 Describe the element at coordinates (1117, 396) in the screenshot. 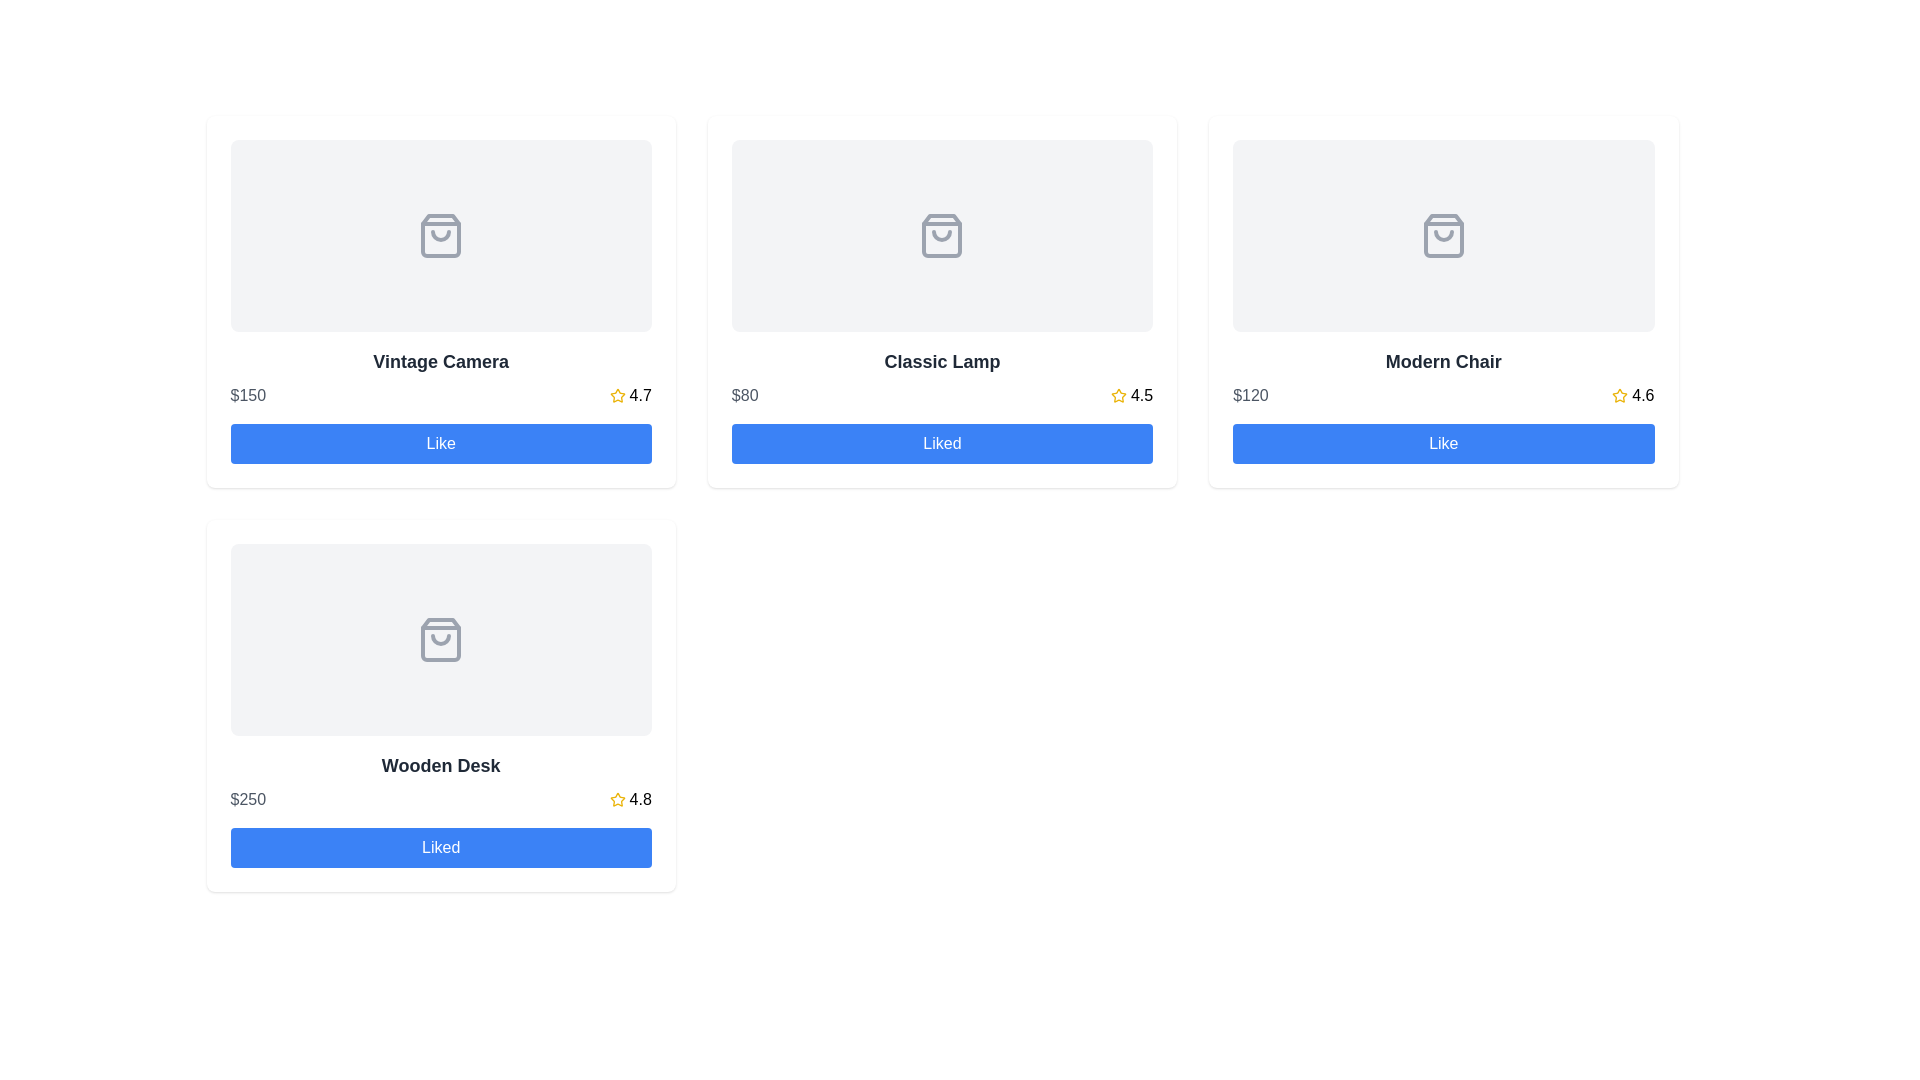

I see `the rating icon representing the 'Classic Lamp' item, located next to the numeric rating text '4.5'` at that location.